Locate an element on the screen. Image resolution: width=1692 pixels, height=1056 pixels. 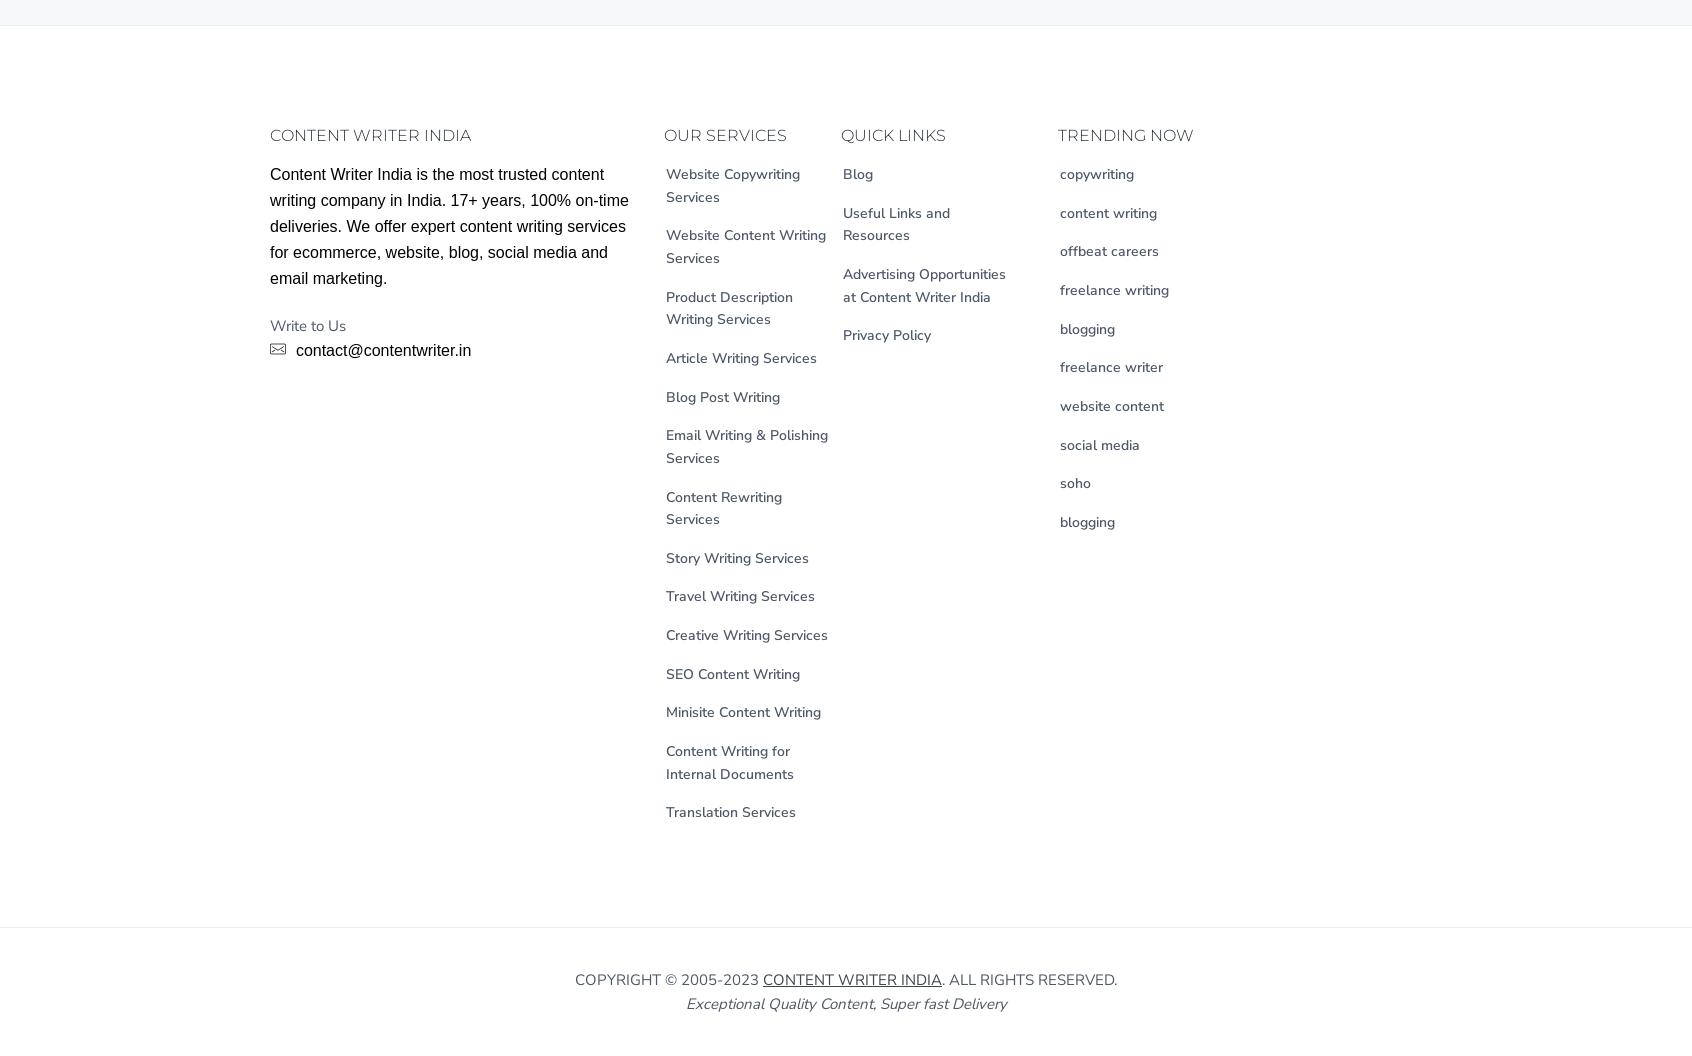
'Content Writing for Internal Documents' is located at coordinates (728, 761).